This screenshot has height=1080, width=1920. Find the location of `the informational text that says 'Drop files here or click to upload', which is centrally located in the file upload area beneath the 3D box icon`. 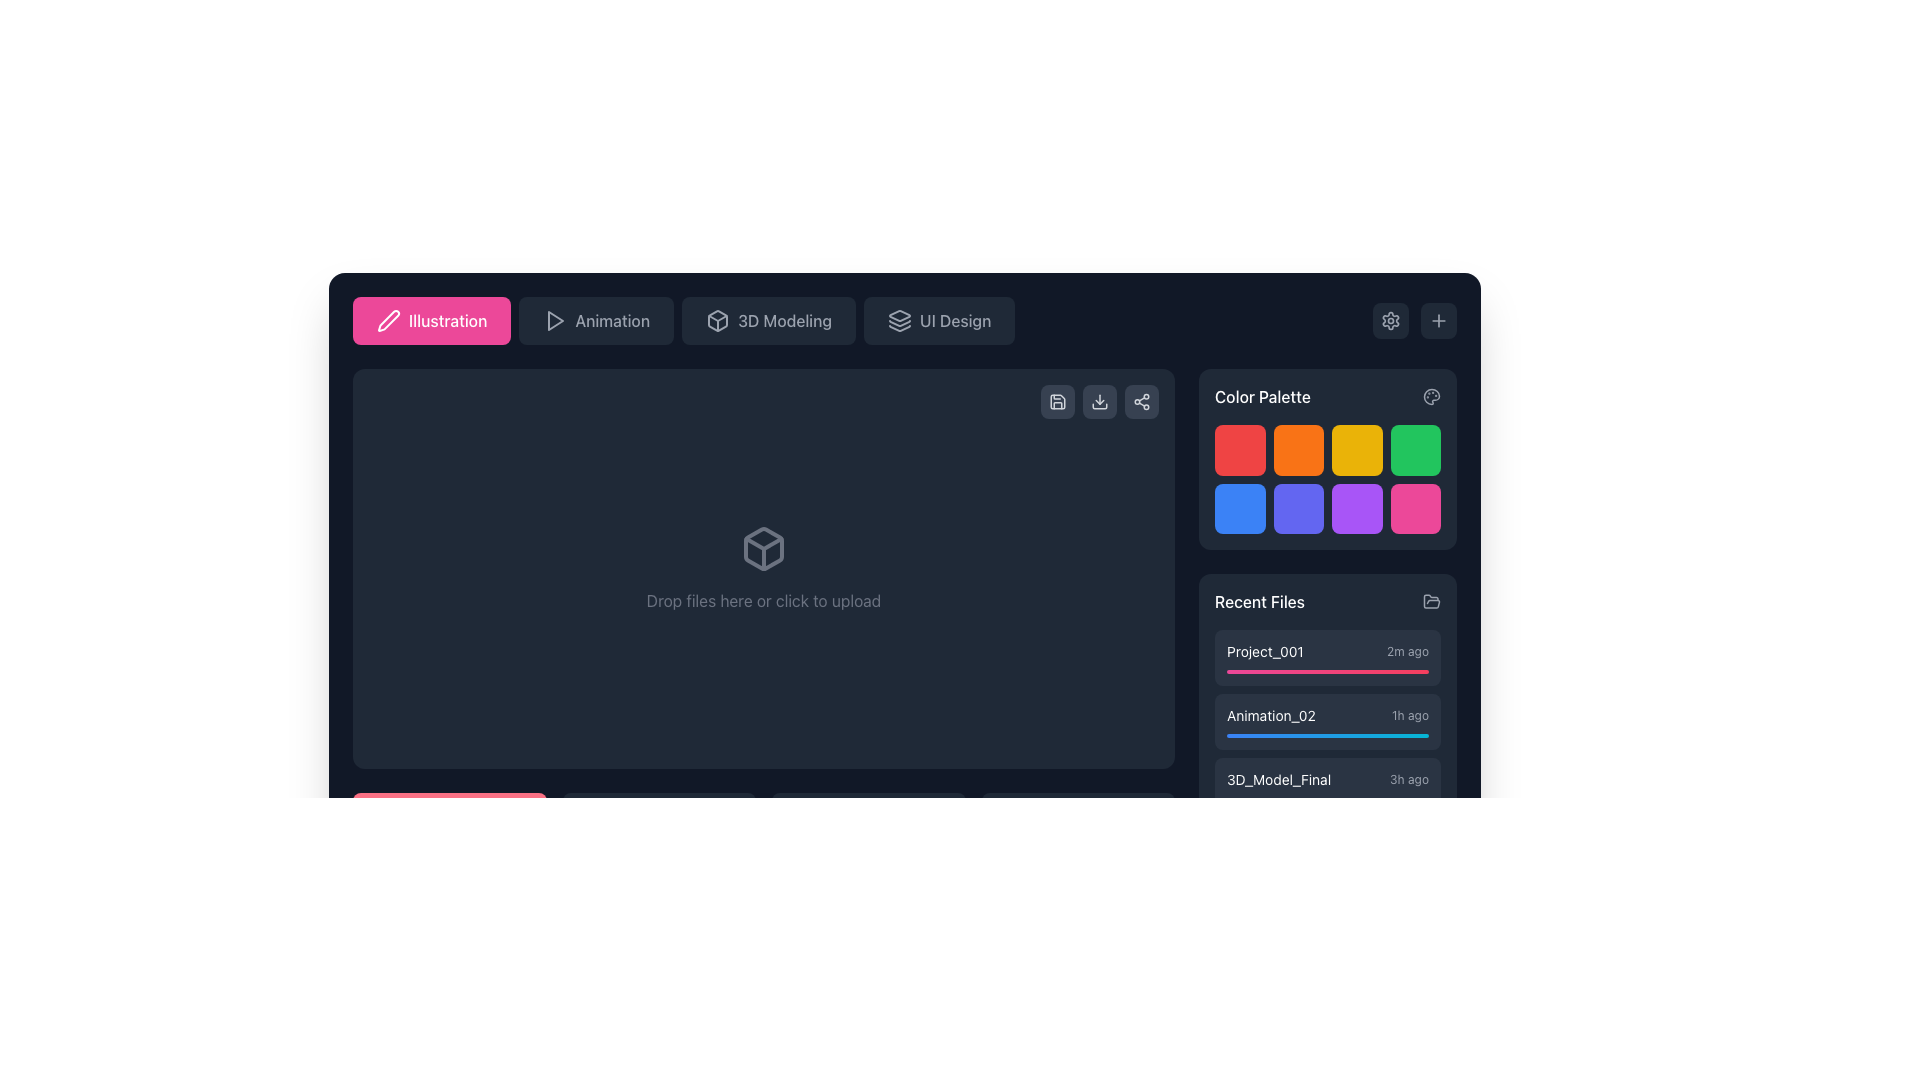

the informational text that says 'Drop files here or click to upload', which is centrally located in the file upload area beneath the 3D box icon is located at coordinates (762, 600).